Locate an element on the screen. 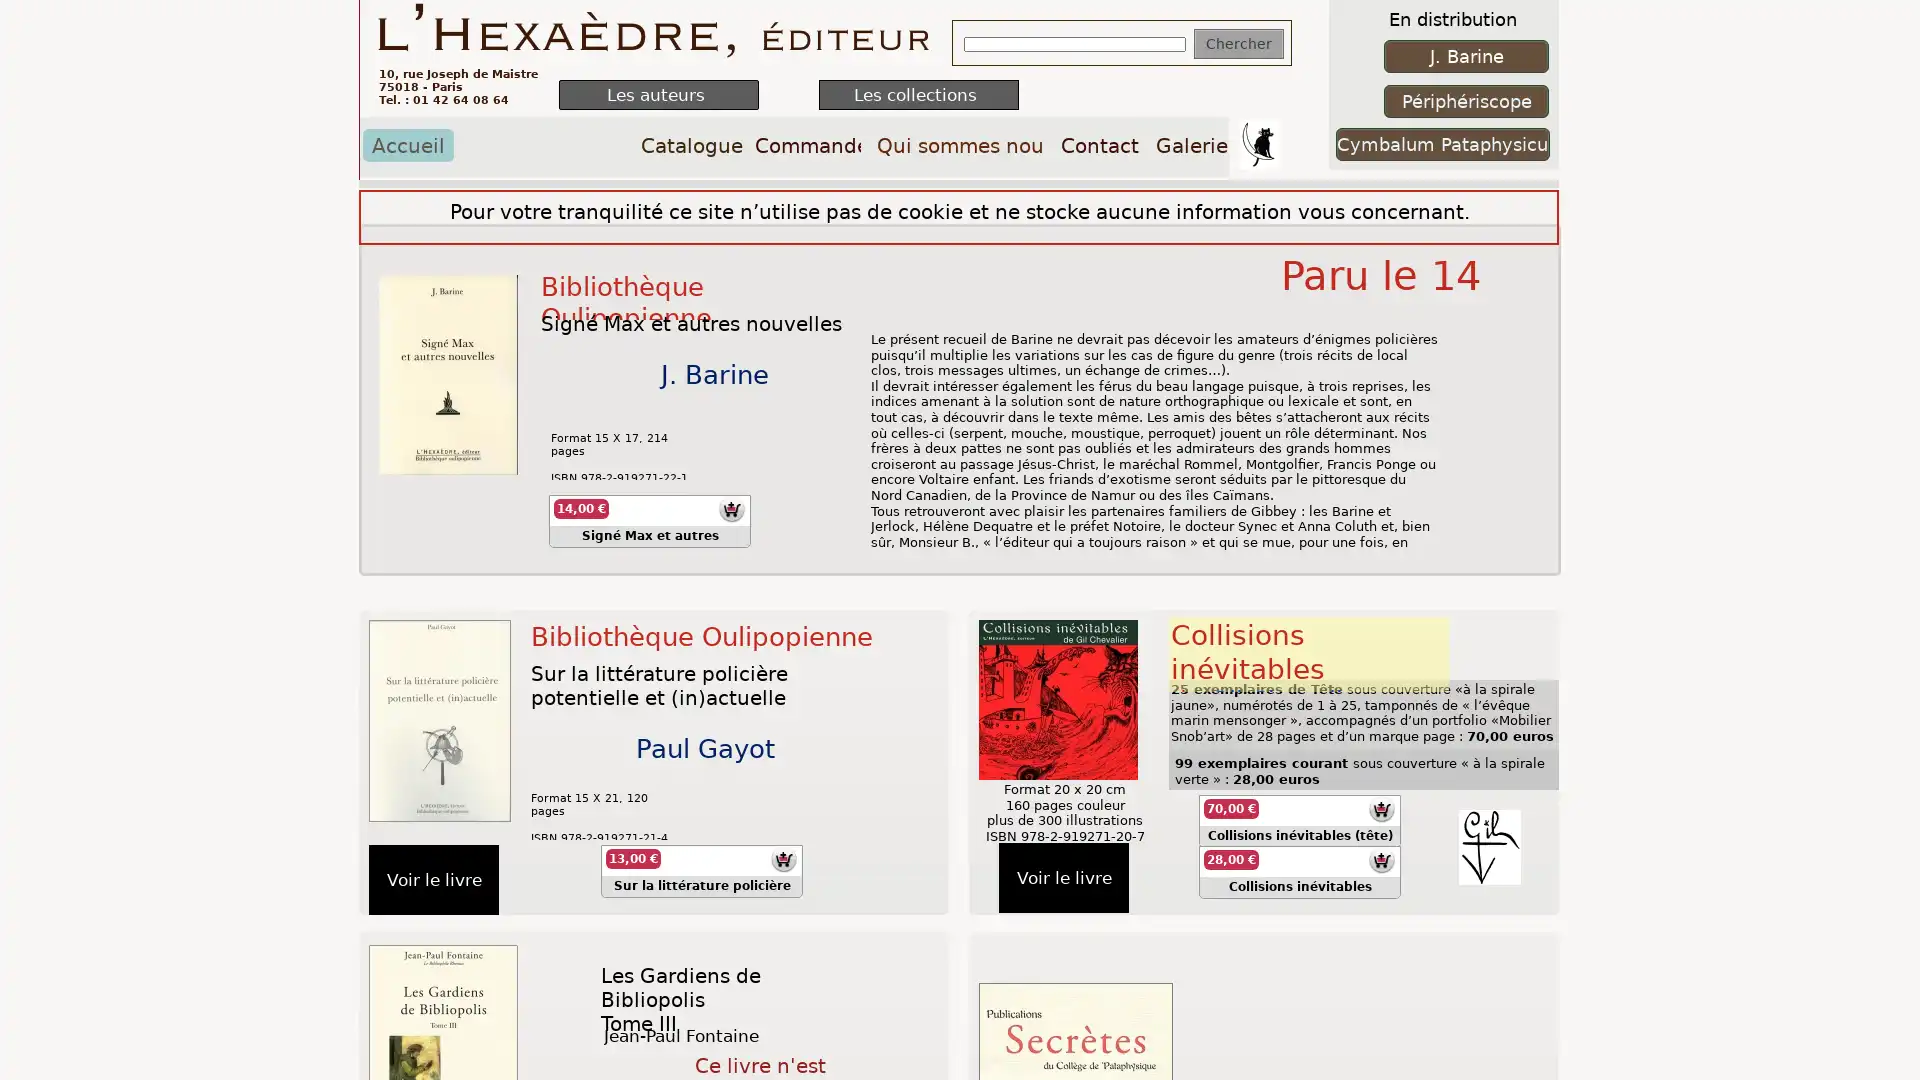 The width and height of the screenshot is (1920, 1080). Contact is located at coordinates (1098, 144).